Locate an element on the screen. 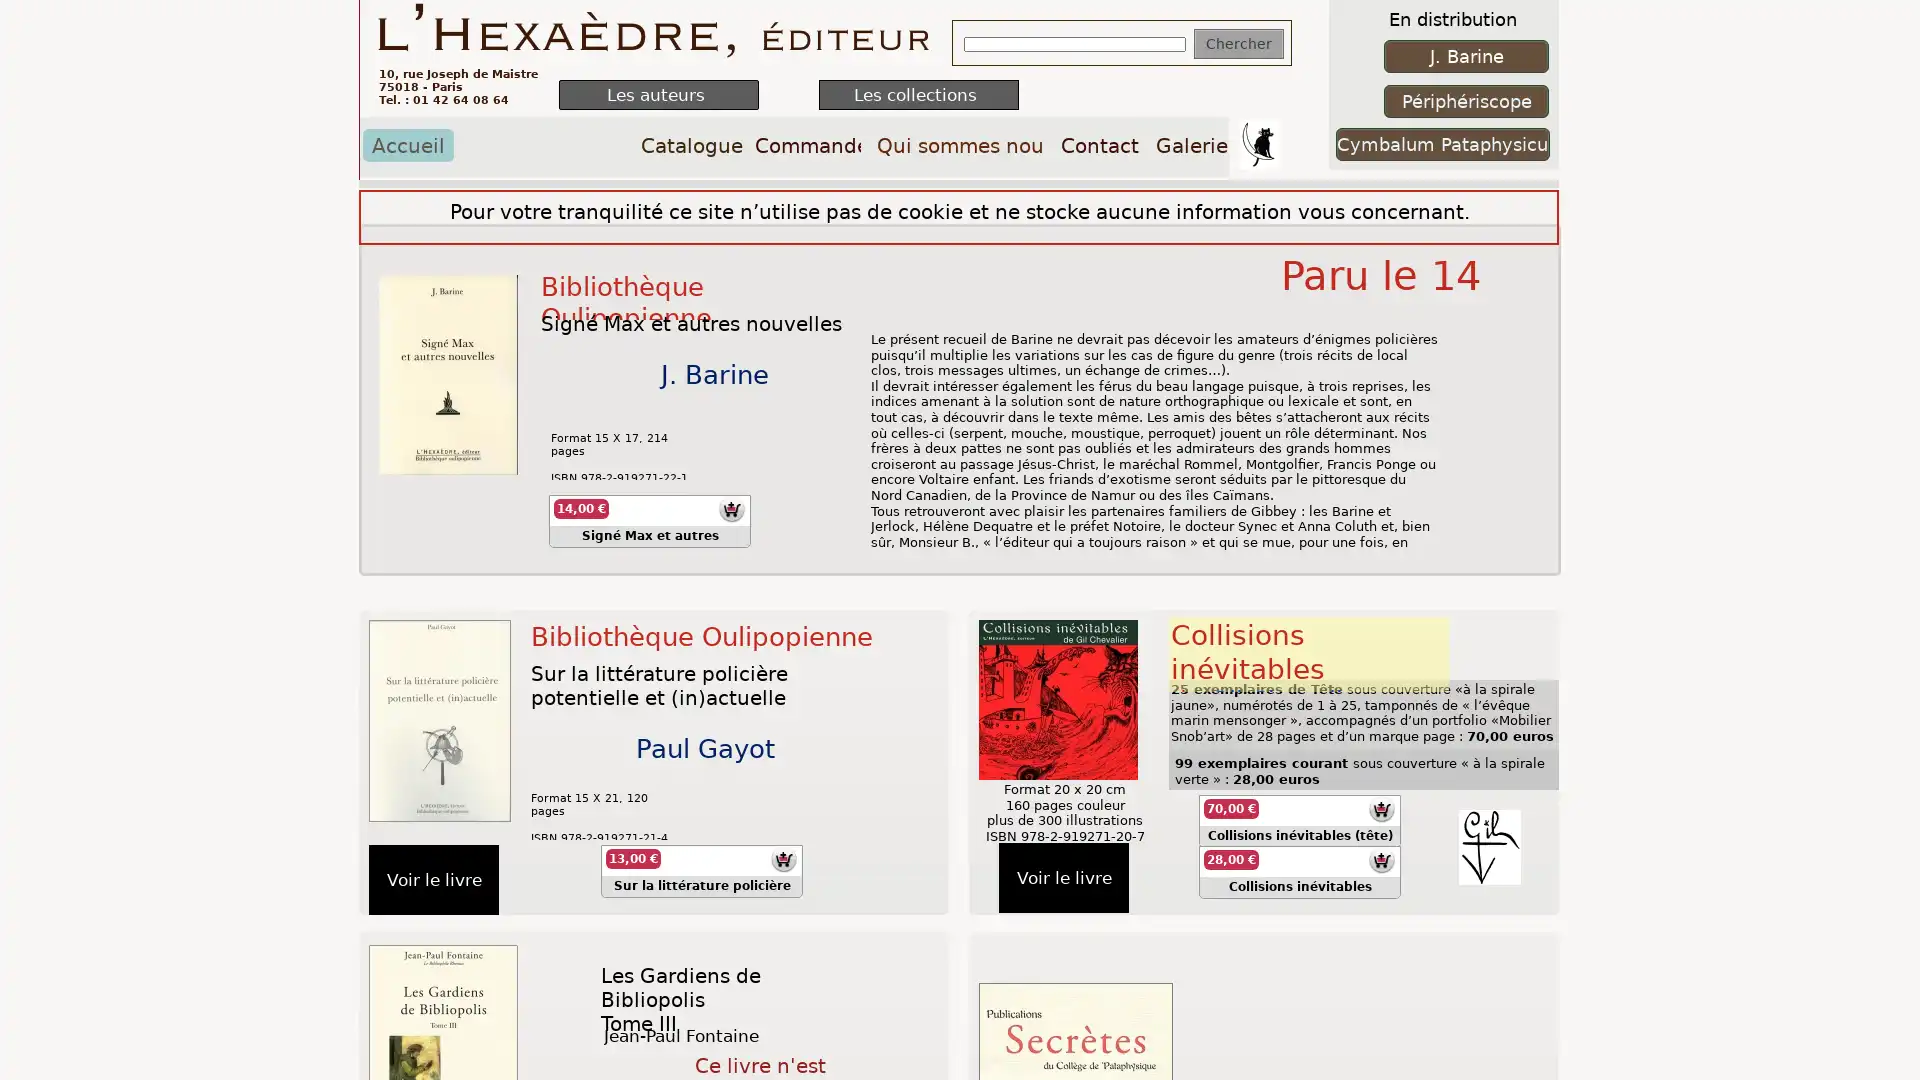 The width and height of the screenshot is (1920, 1080). Contact is located at coordinates (1098, 144).